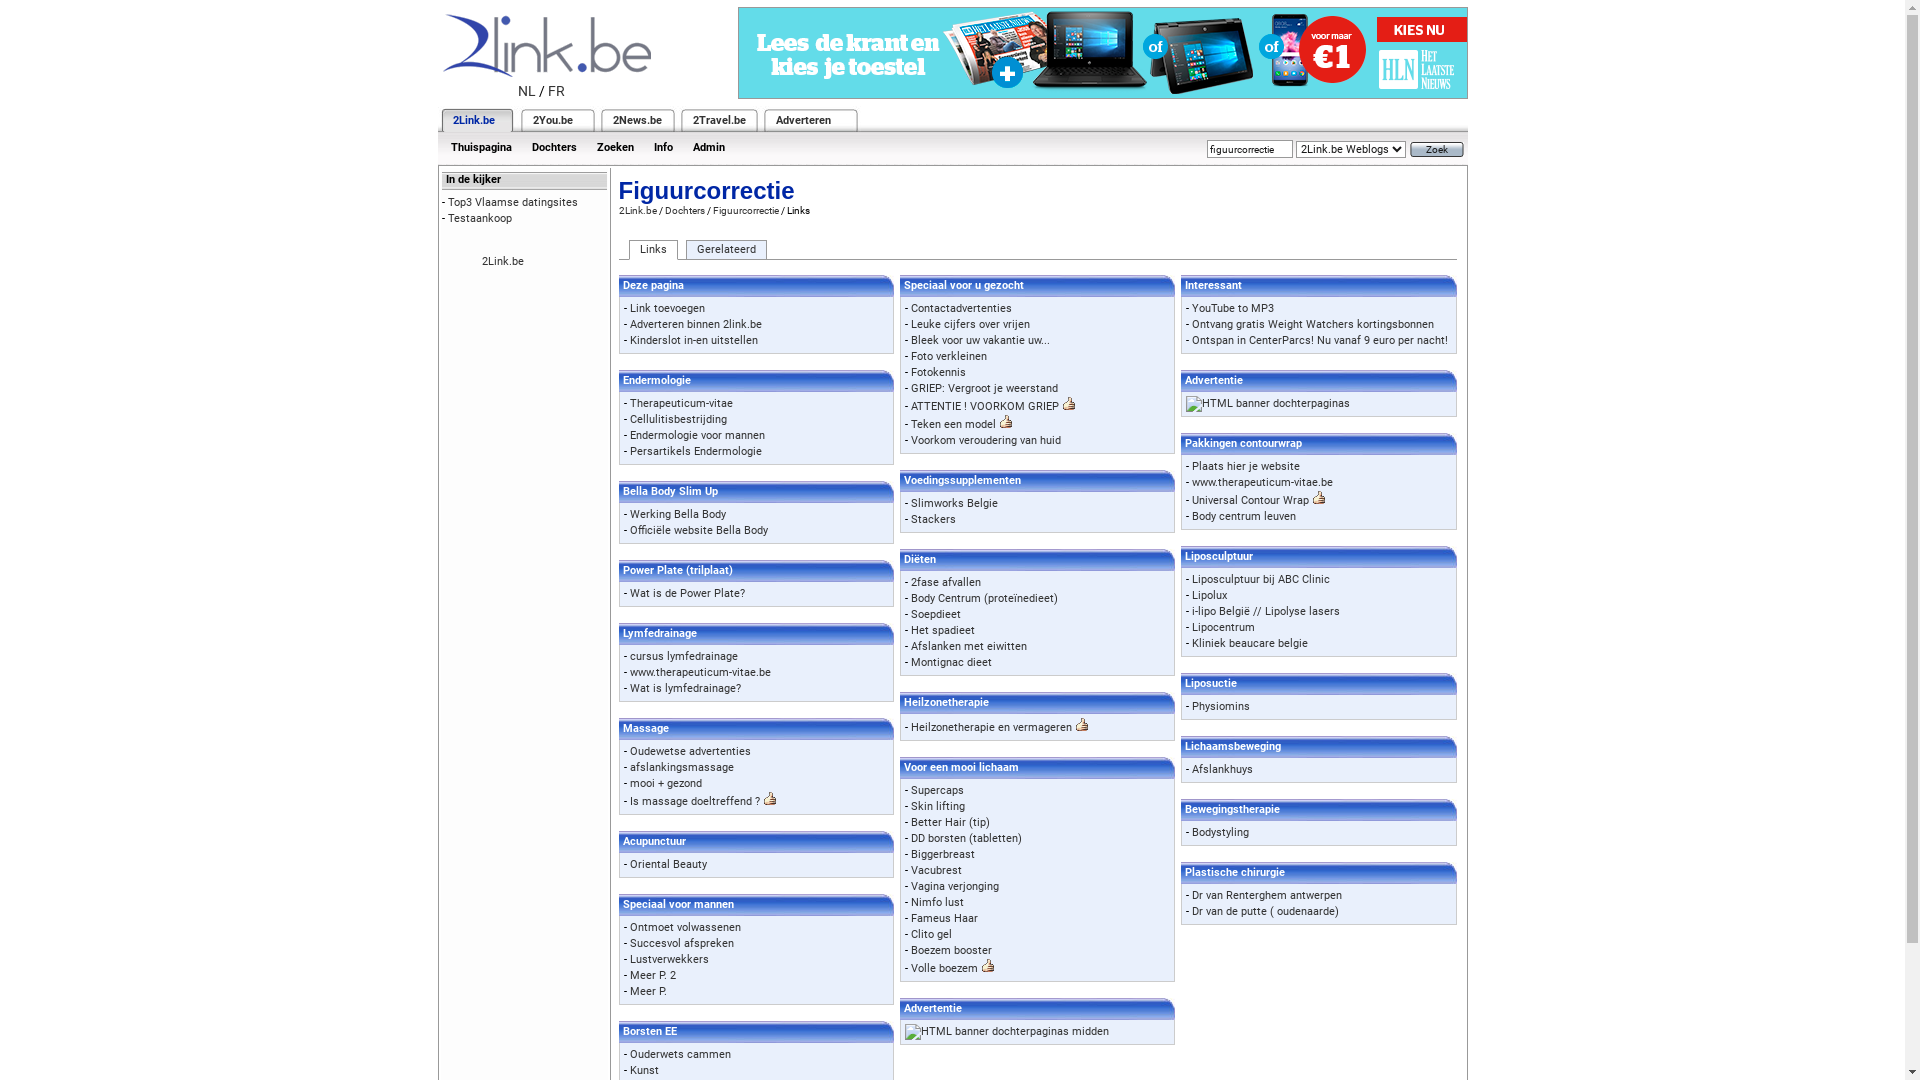 This screenshot has height=1080, width=1920. I want to click on 'Wat is lymfedrainage?', so click(685, 687).